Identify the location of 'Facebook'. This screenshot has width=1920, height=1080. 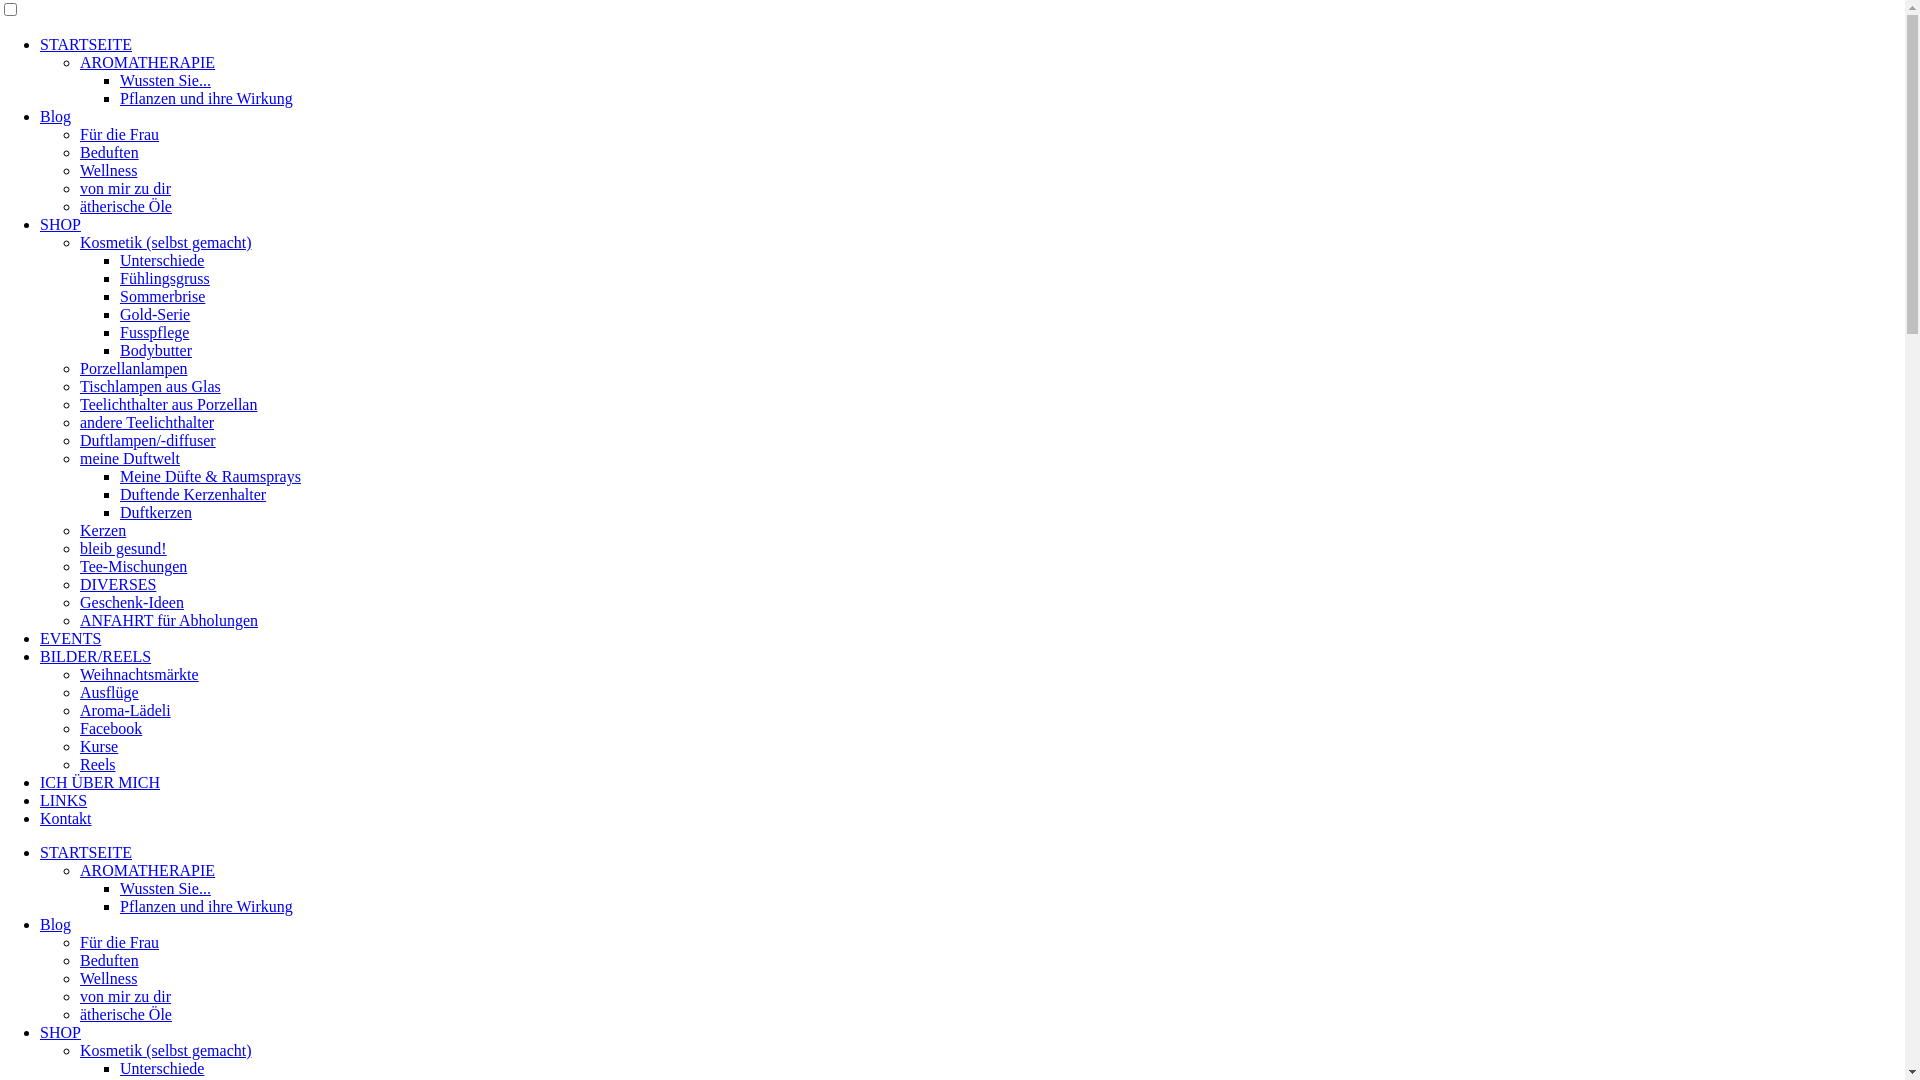
(109, 728).